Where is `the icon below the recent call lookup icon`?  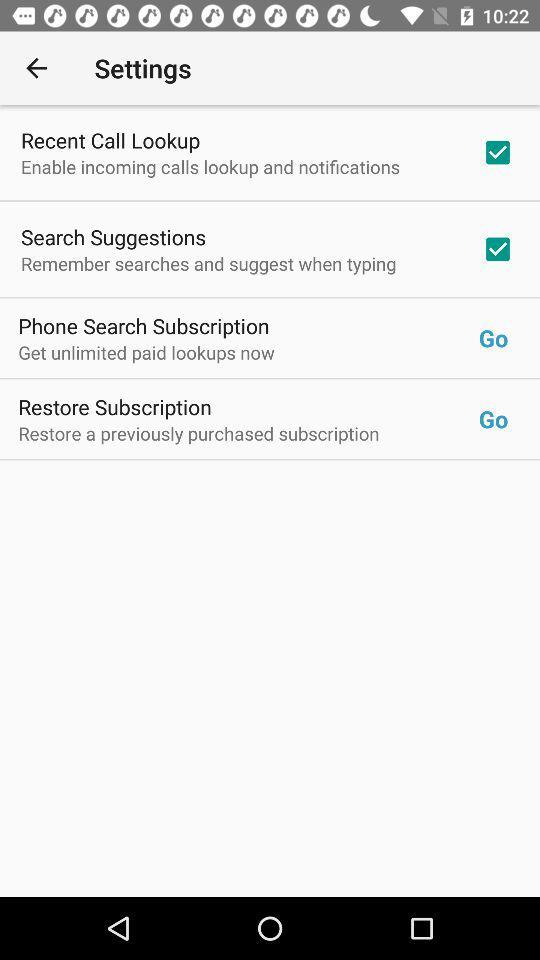 the icon below the recent call lookup icon is located at coordinates (209, 165).